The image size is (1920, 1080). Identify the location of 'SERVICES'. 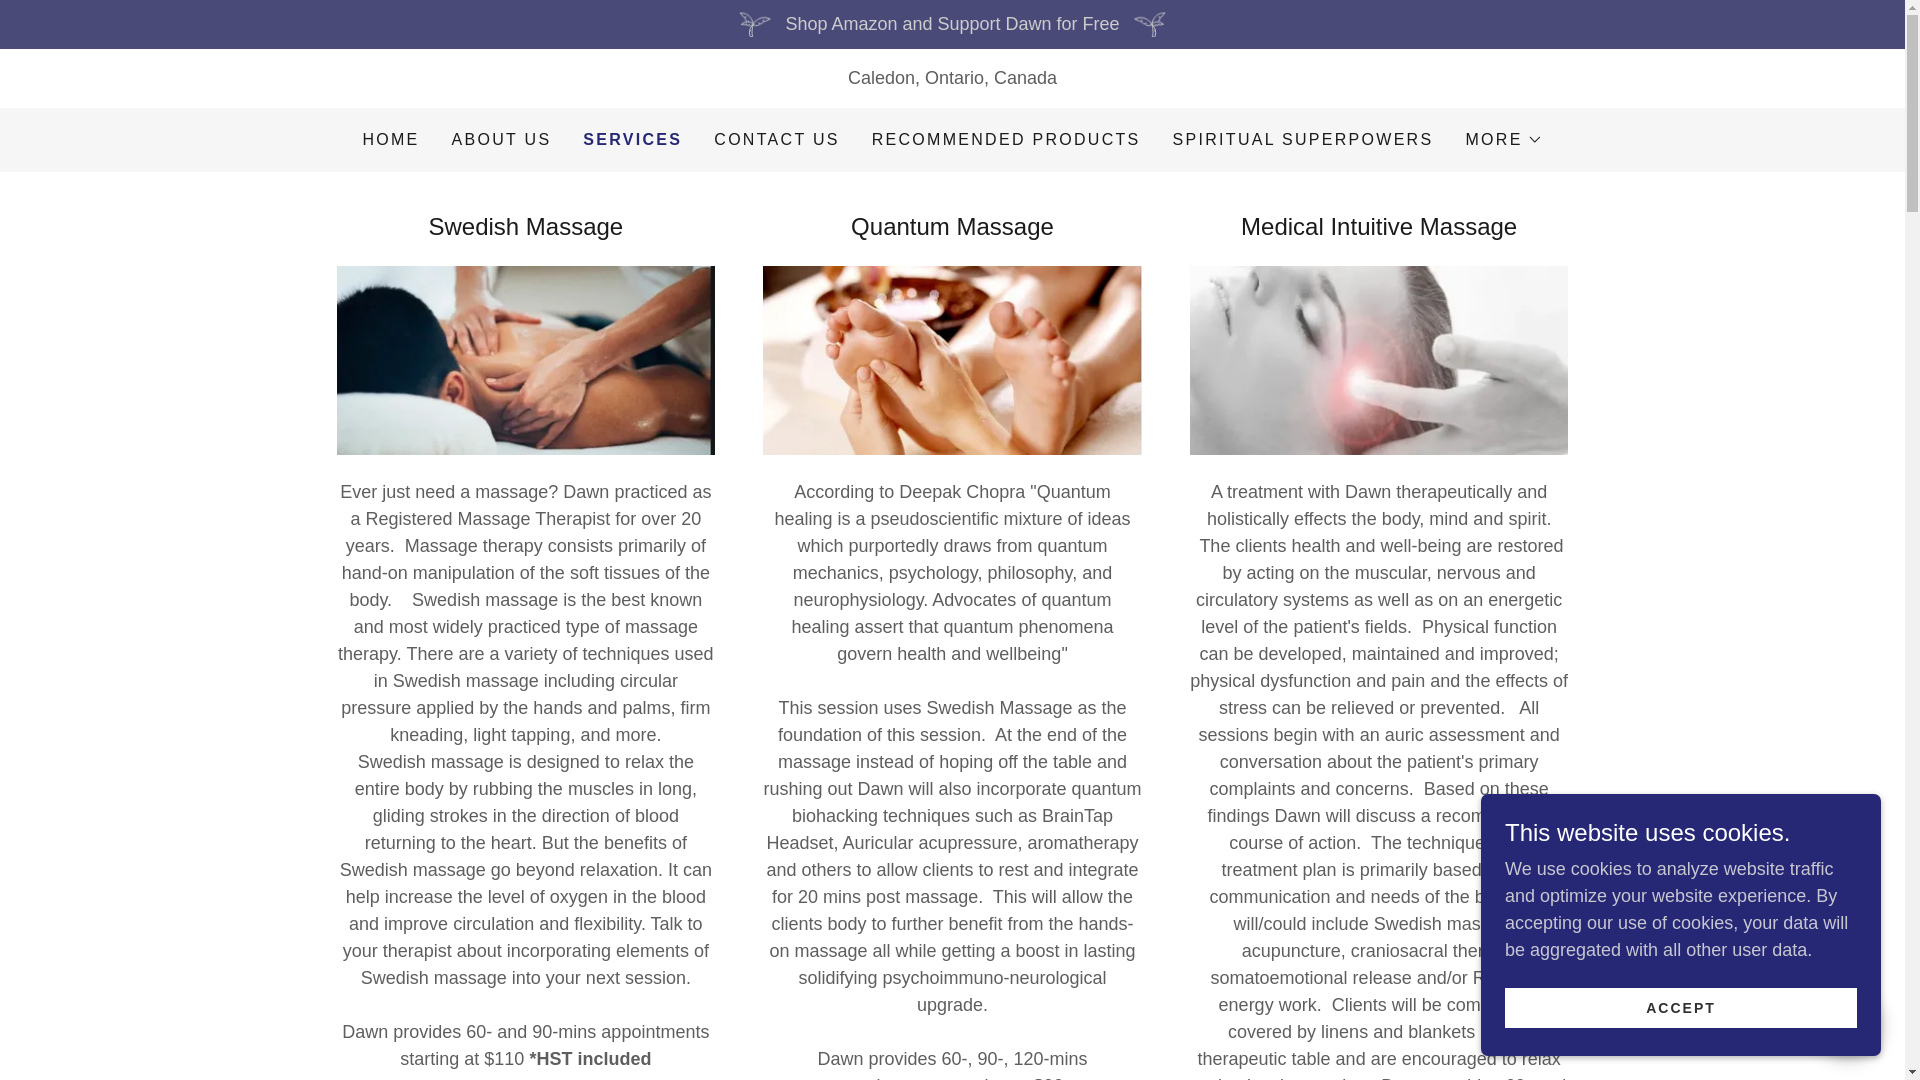
(631, 138).